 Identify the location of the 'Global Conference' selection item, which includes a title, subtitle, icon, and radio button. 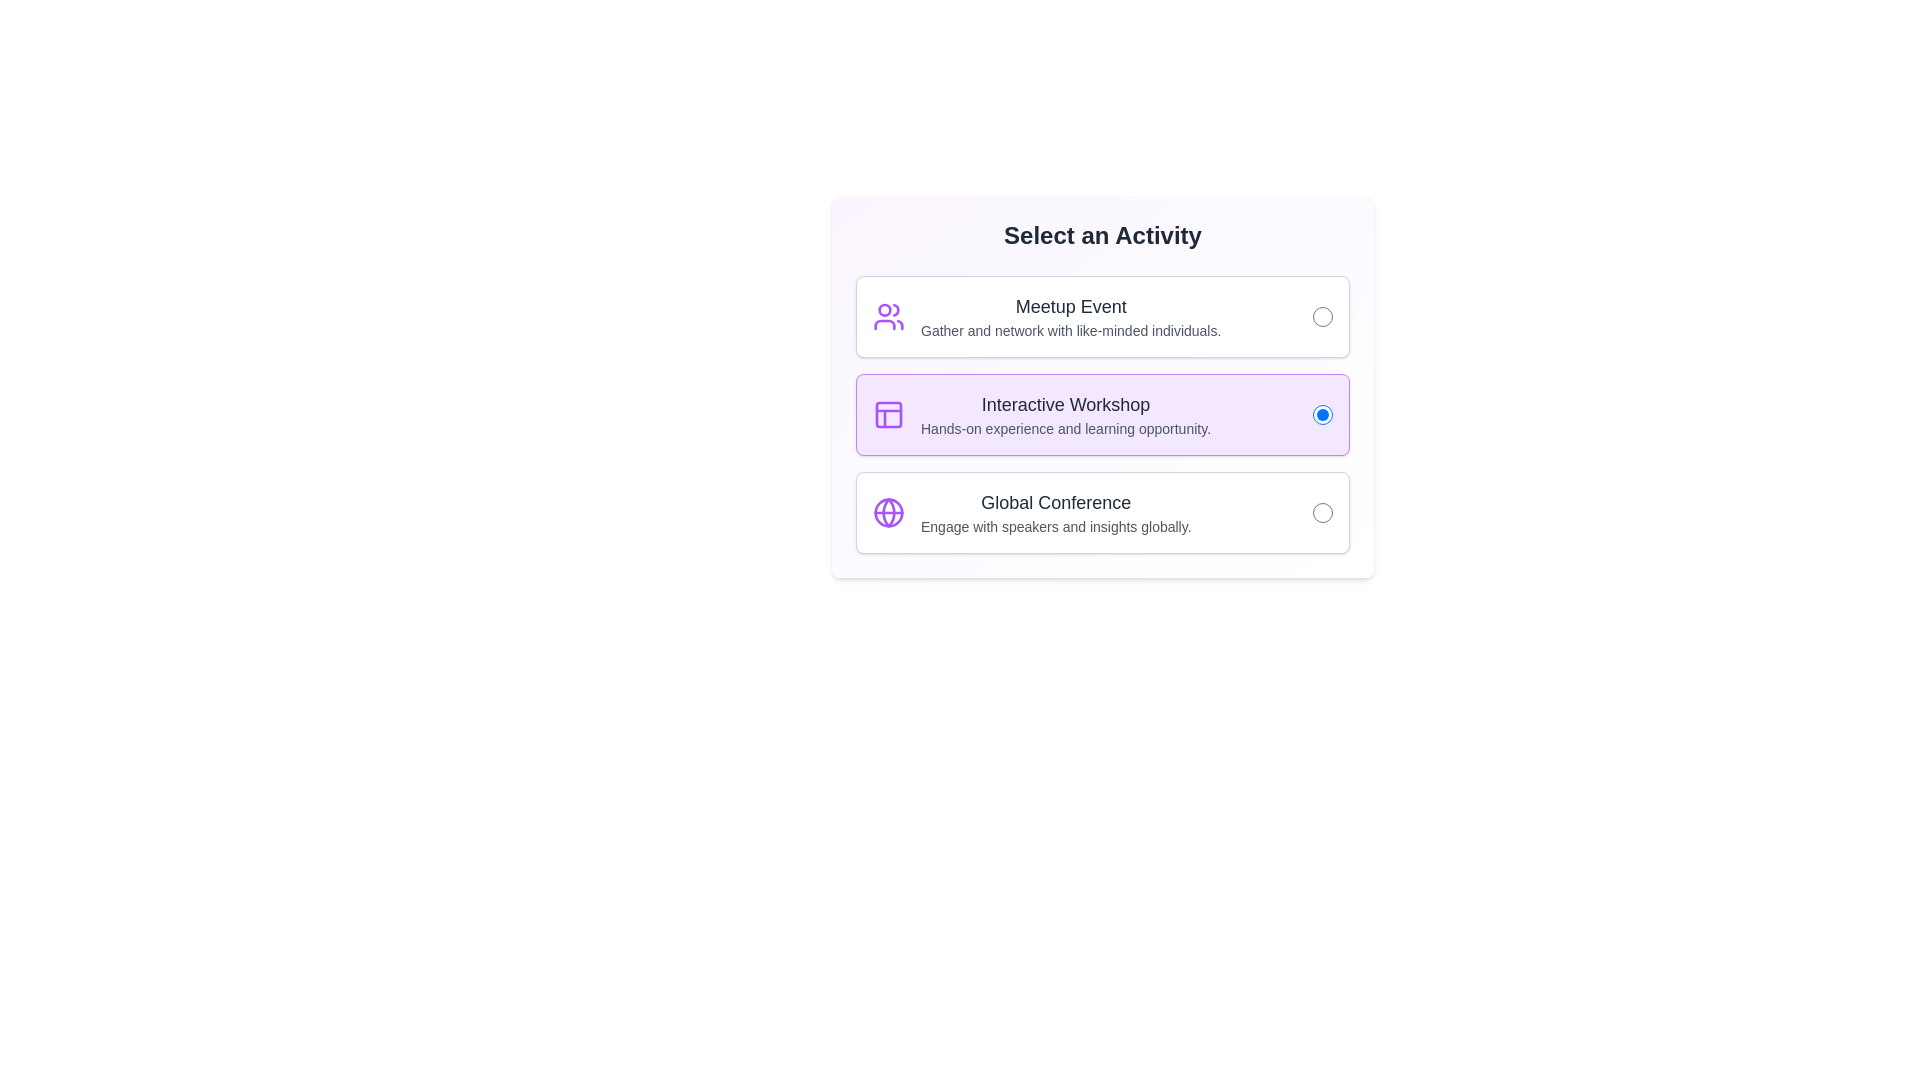
(1102, 512).